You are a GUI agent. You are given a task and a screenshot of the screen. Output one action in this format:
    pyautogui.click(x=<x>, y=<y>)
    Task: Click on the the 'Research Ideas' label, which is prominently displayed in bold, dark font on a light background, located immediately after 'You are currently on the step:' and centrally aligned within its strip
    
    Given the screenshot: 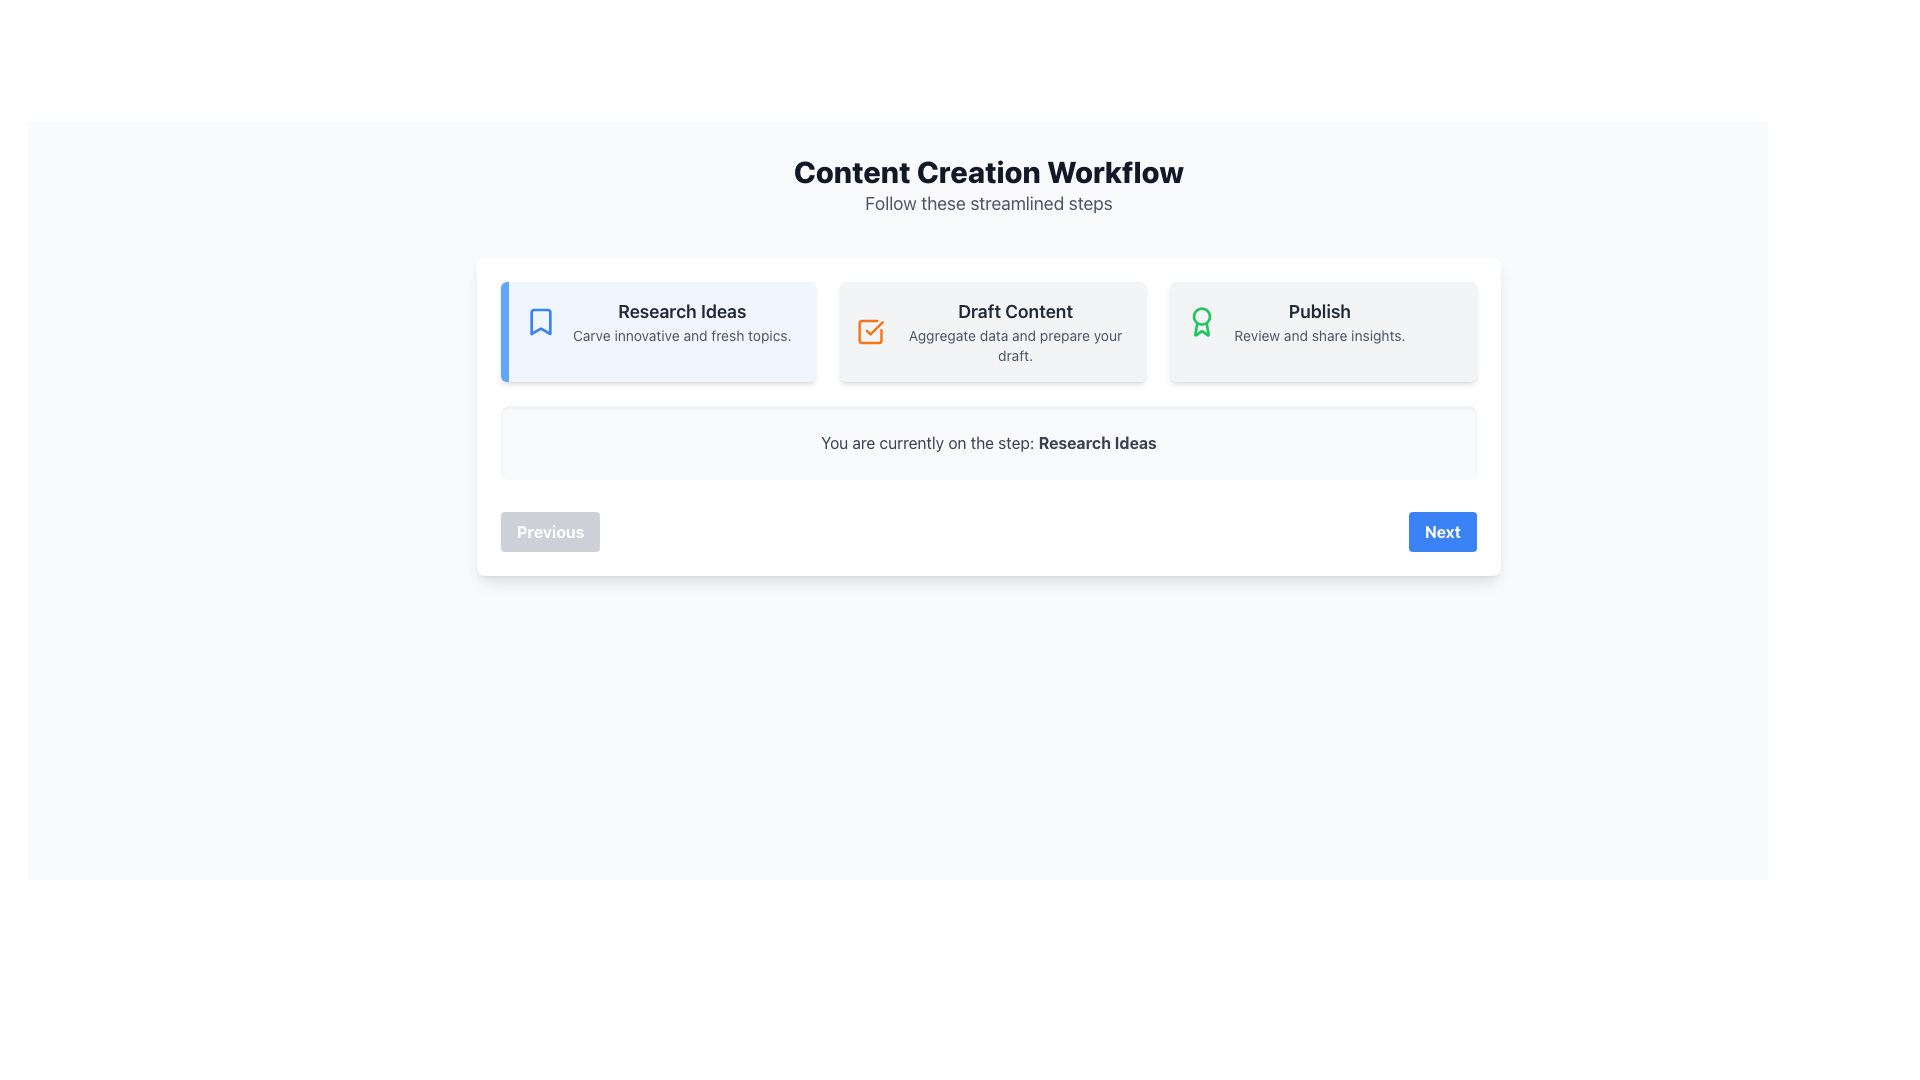 What is the action you would take?
    pyautogui.click(x=1096, y=442)
    